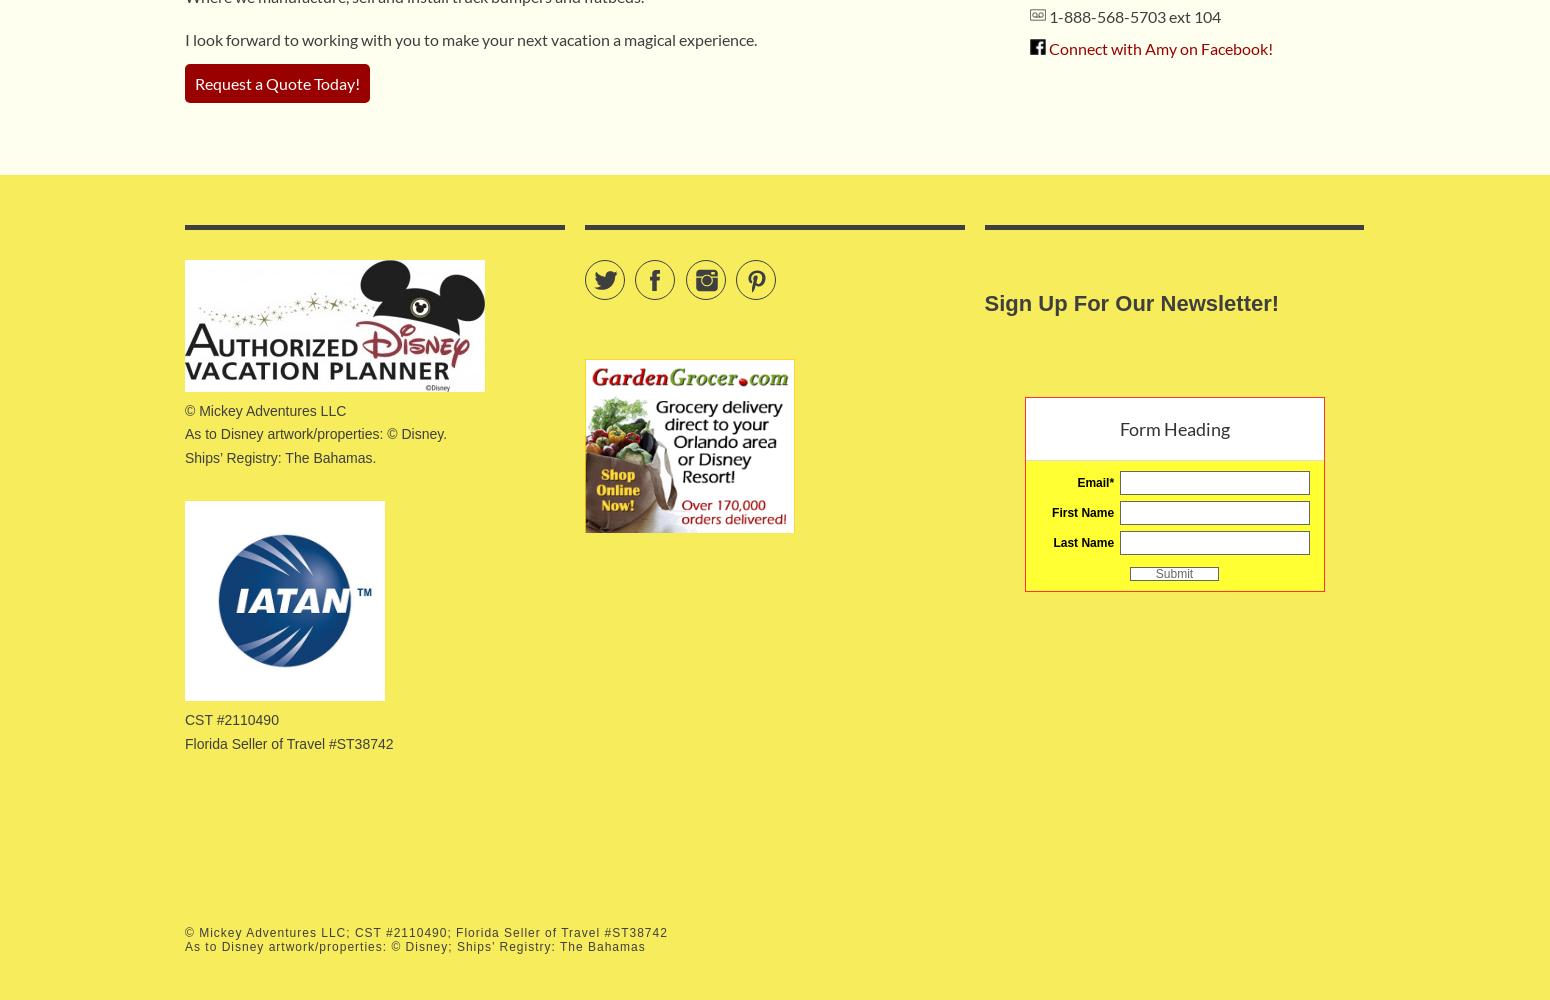 The width and height of the screenshot is (1550, 1000). Describe the element at coordinates (265, 410) in the screenshot. I see `'© Mickey Adventures LLC'` at that location.